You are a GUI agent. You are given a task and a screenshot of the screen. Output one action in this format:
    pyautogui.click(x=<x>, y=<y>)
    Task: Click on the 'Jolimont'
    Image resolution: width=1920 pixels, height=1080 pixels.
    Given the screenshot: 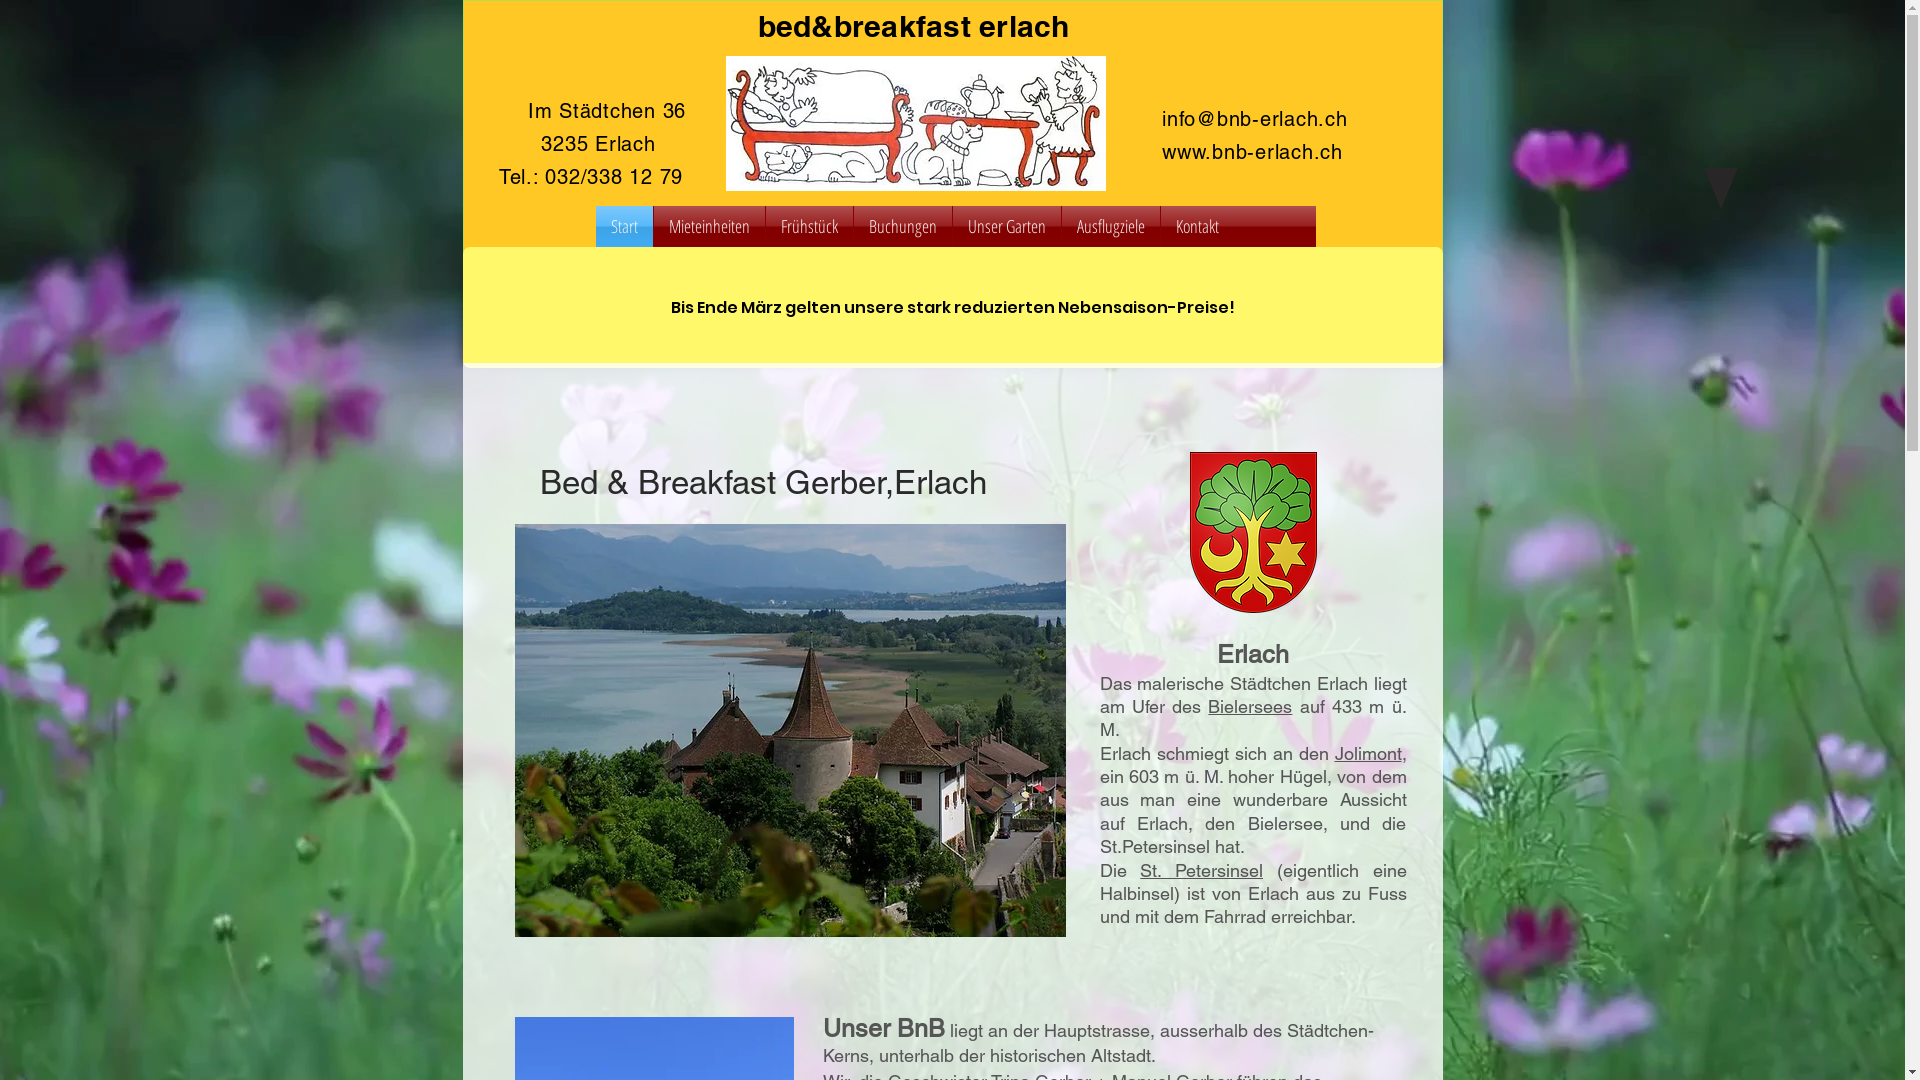 What is the action you would take?
    pyautogui.click(x=1366, y=753)
    